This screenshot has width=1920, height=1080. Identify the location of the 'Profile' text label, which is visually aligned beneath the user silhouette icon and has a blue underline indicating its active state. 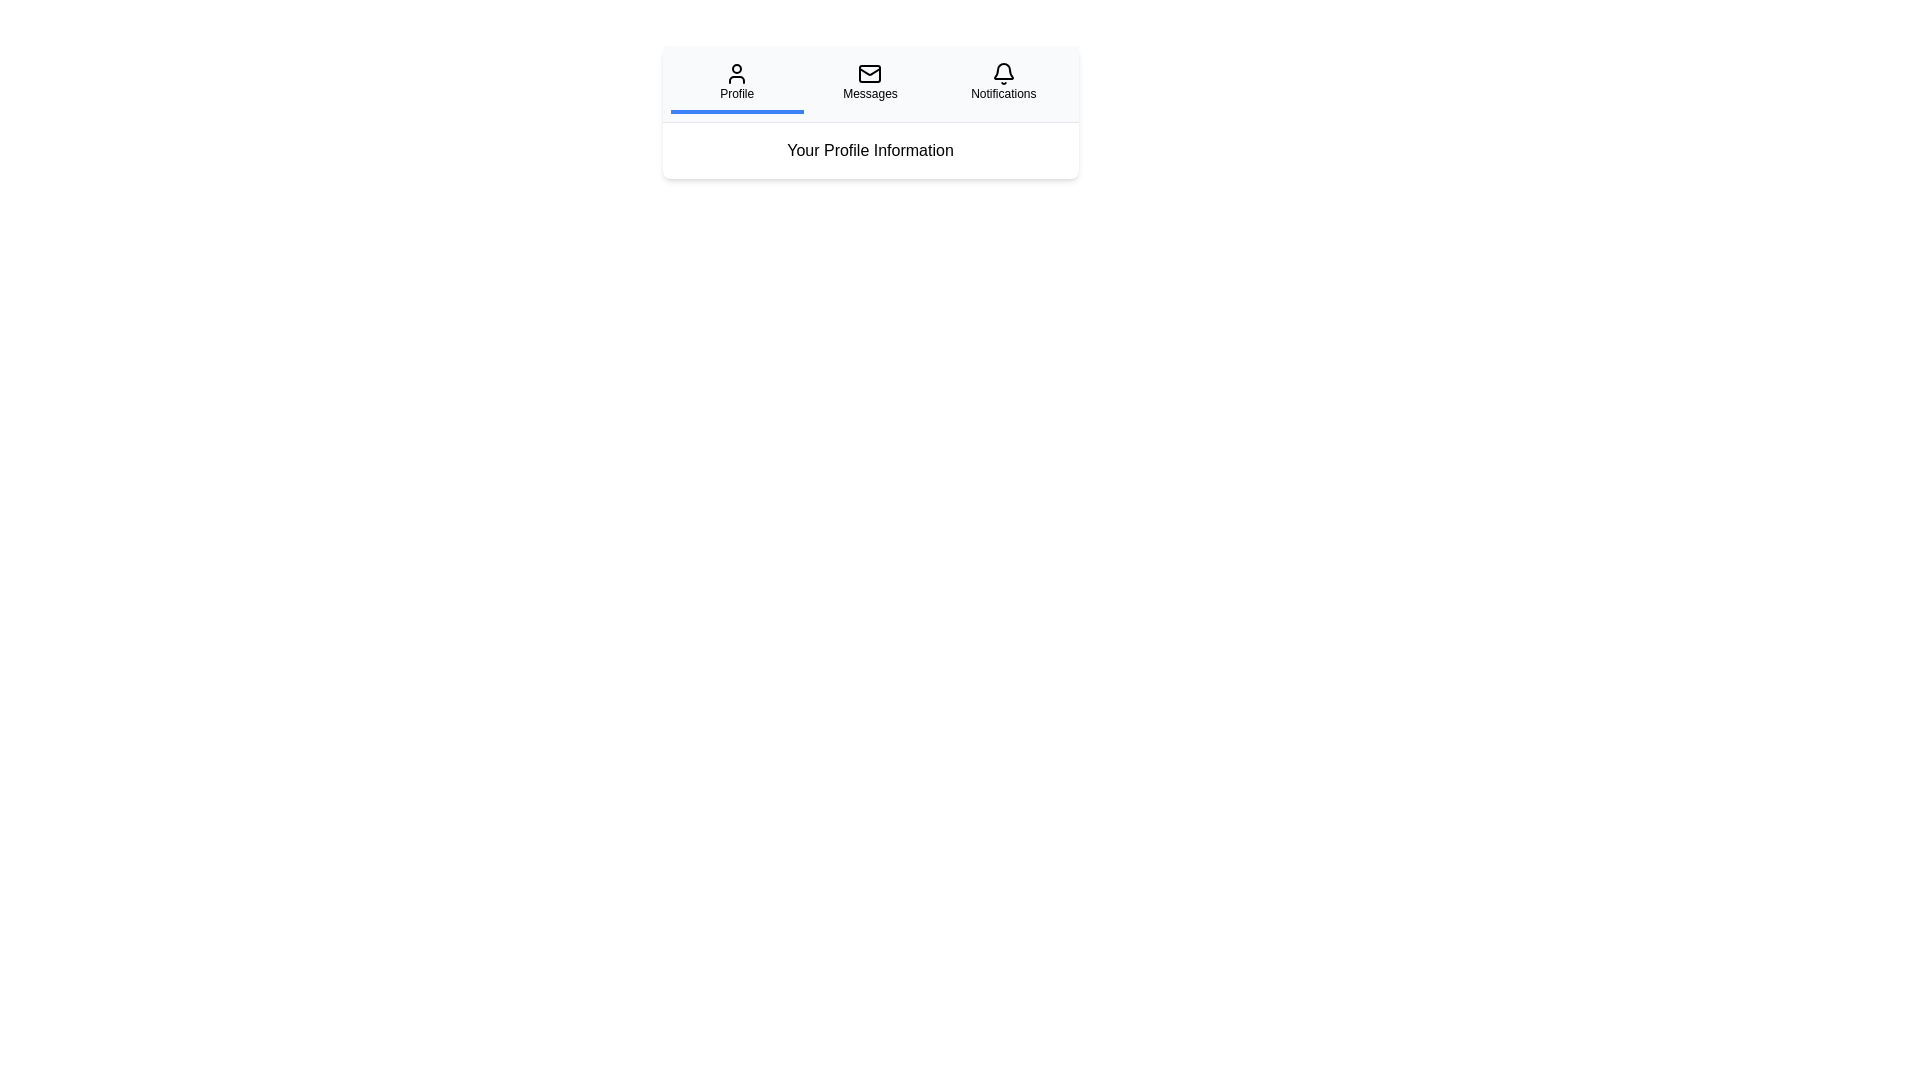
(736, 93).